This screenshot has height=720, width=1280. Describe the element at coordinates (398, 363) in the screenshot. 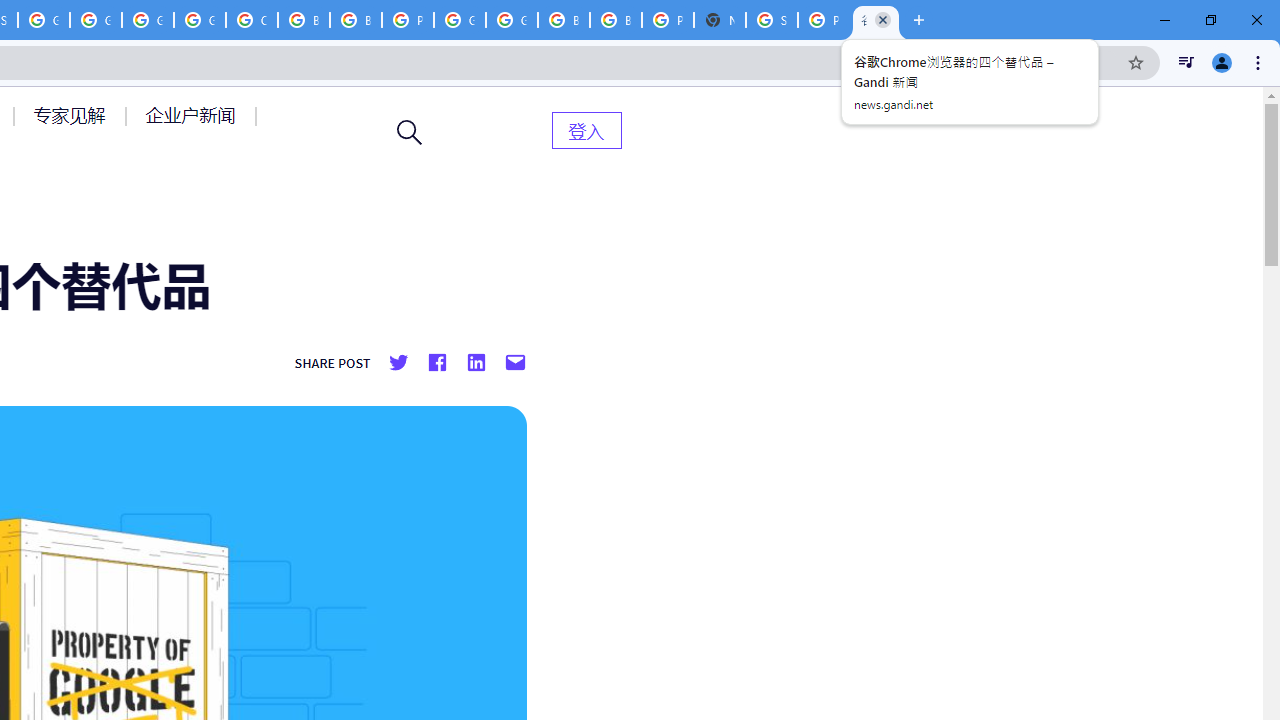

I see `'Share on twitter'` at that location.